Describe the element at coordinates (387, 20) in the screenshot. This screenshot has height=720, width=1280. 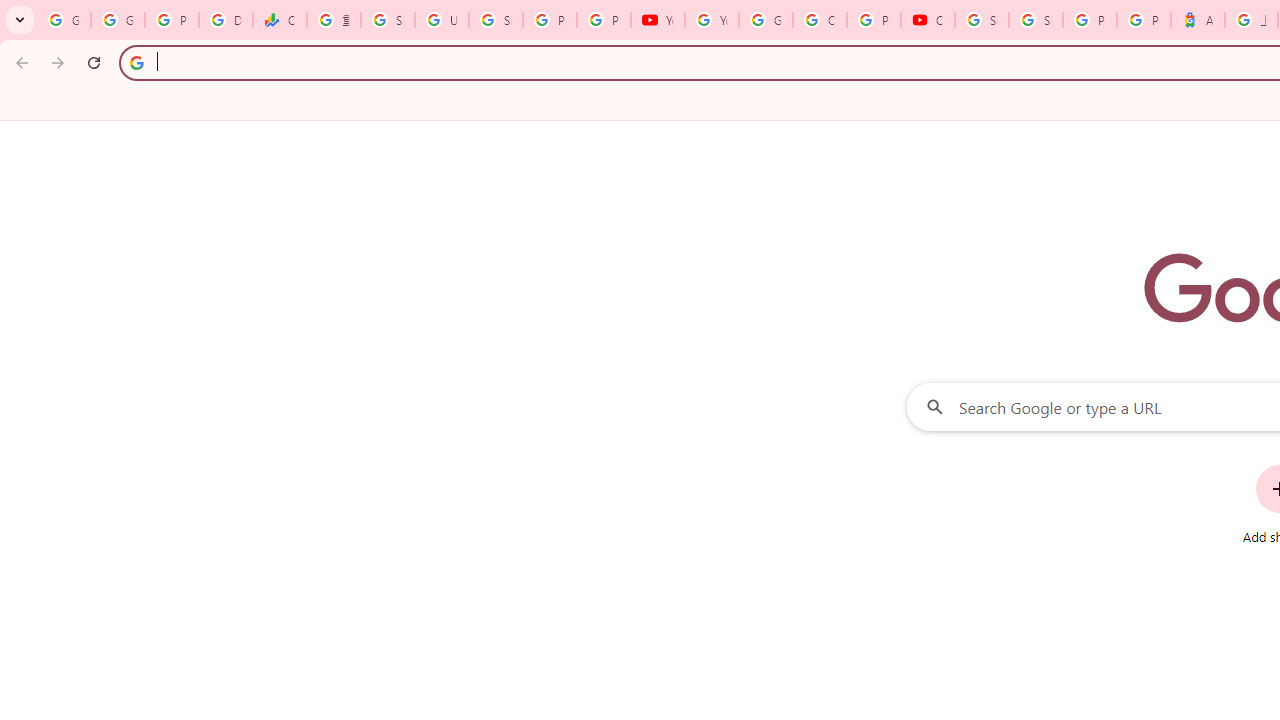
I see `'Sign in - Google Accounts'` at that location.